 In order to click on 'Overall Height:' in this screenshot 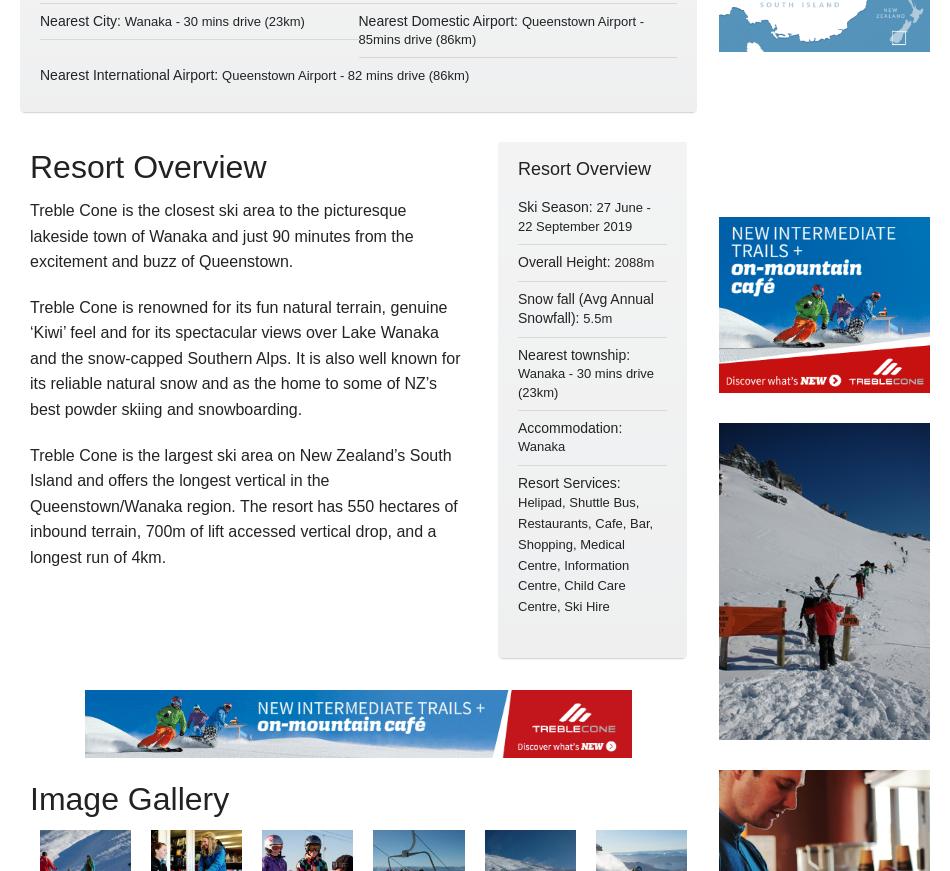, I will do `click(566, 261)`.